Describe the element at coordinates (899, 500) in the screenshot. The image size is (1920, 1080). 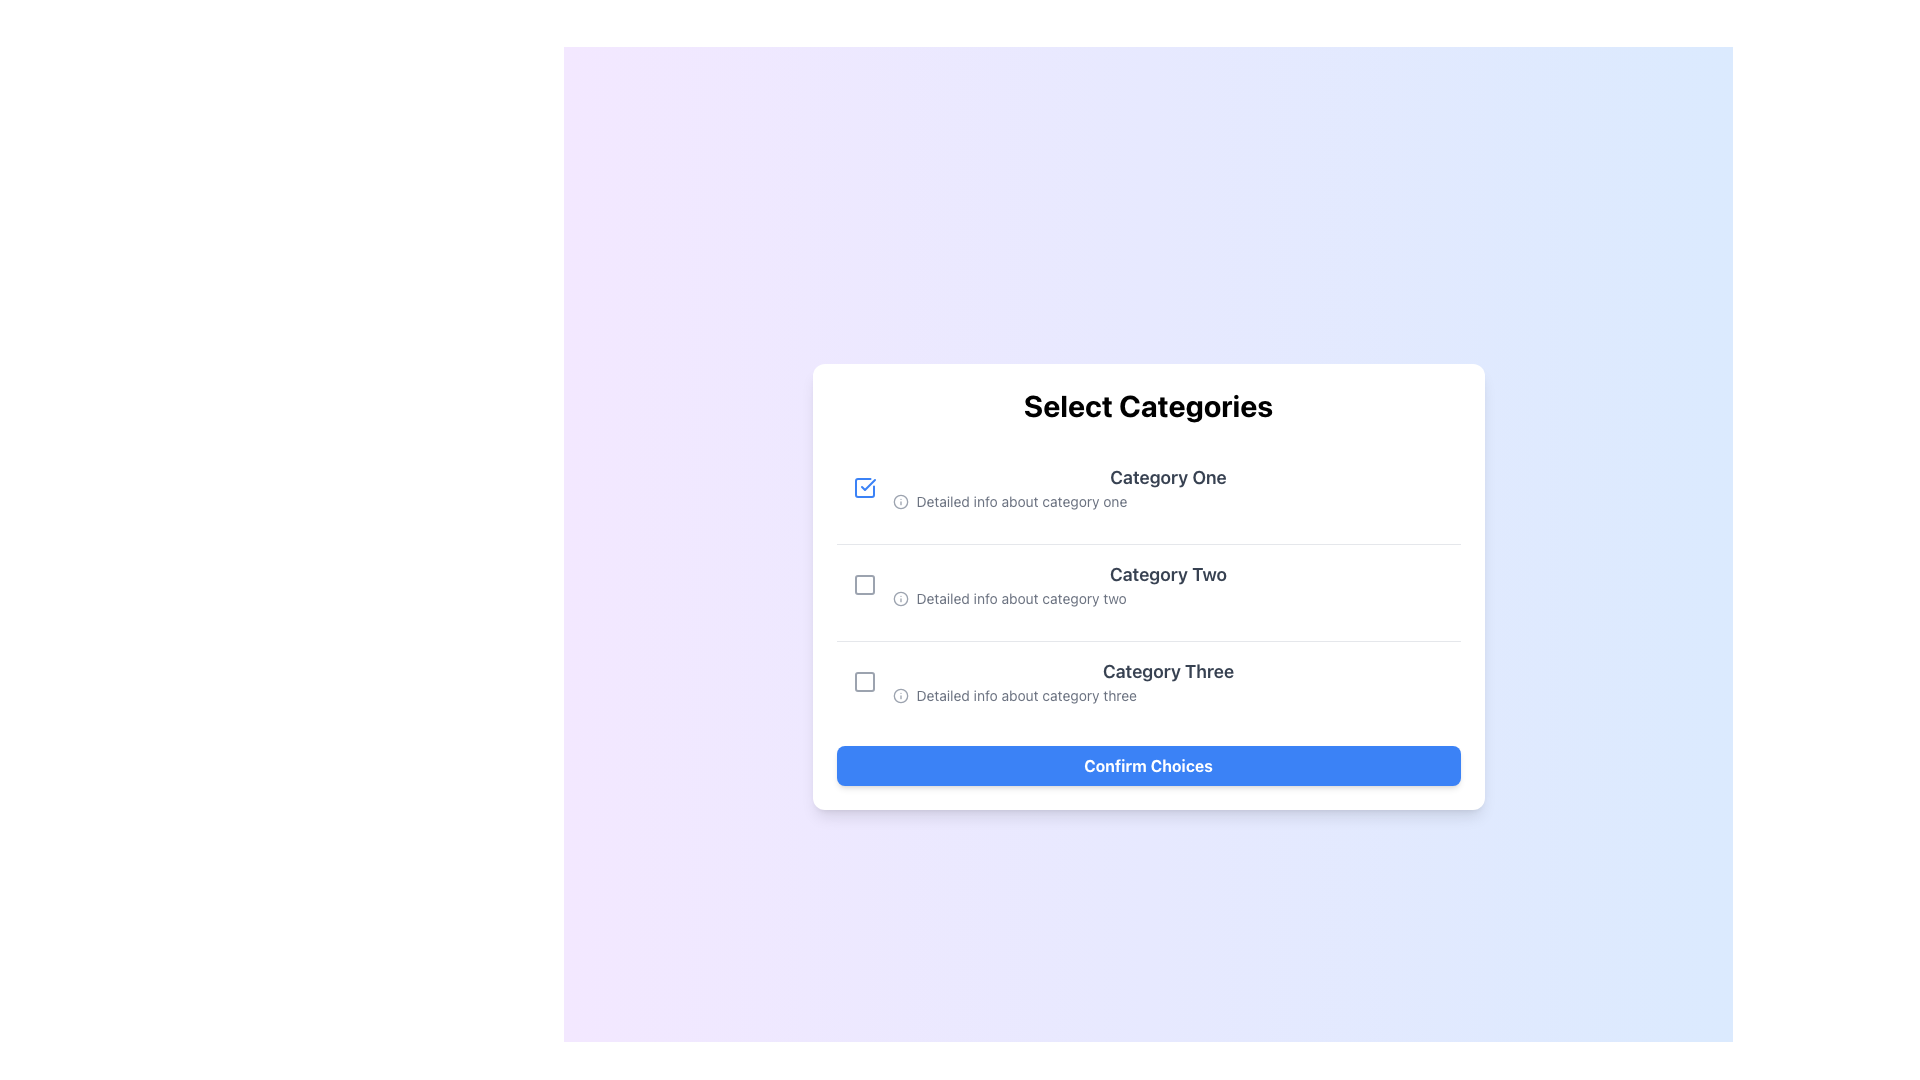
I see `the inner circle of the circular icon associated with 'Category One', which is located to the left of the text 'Detailed info about category one'` at that location.